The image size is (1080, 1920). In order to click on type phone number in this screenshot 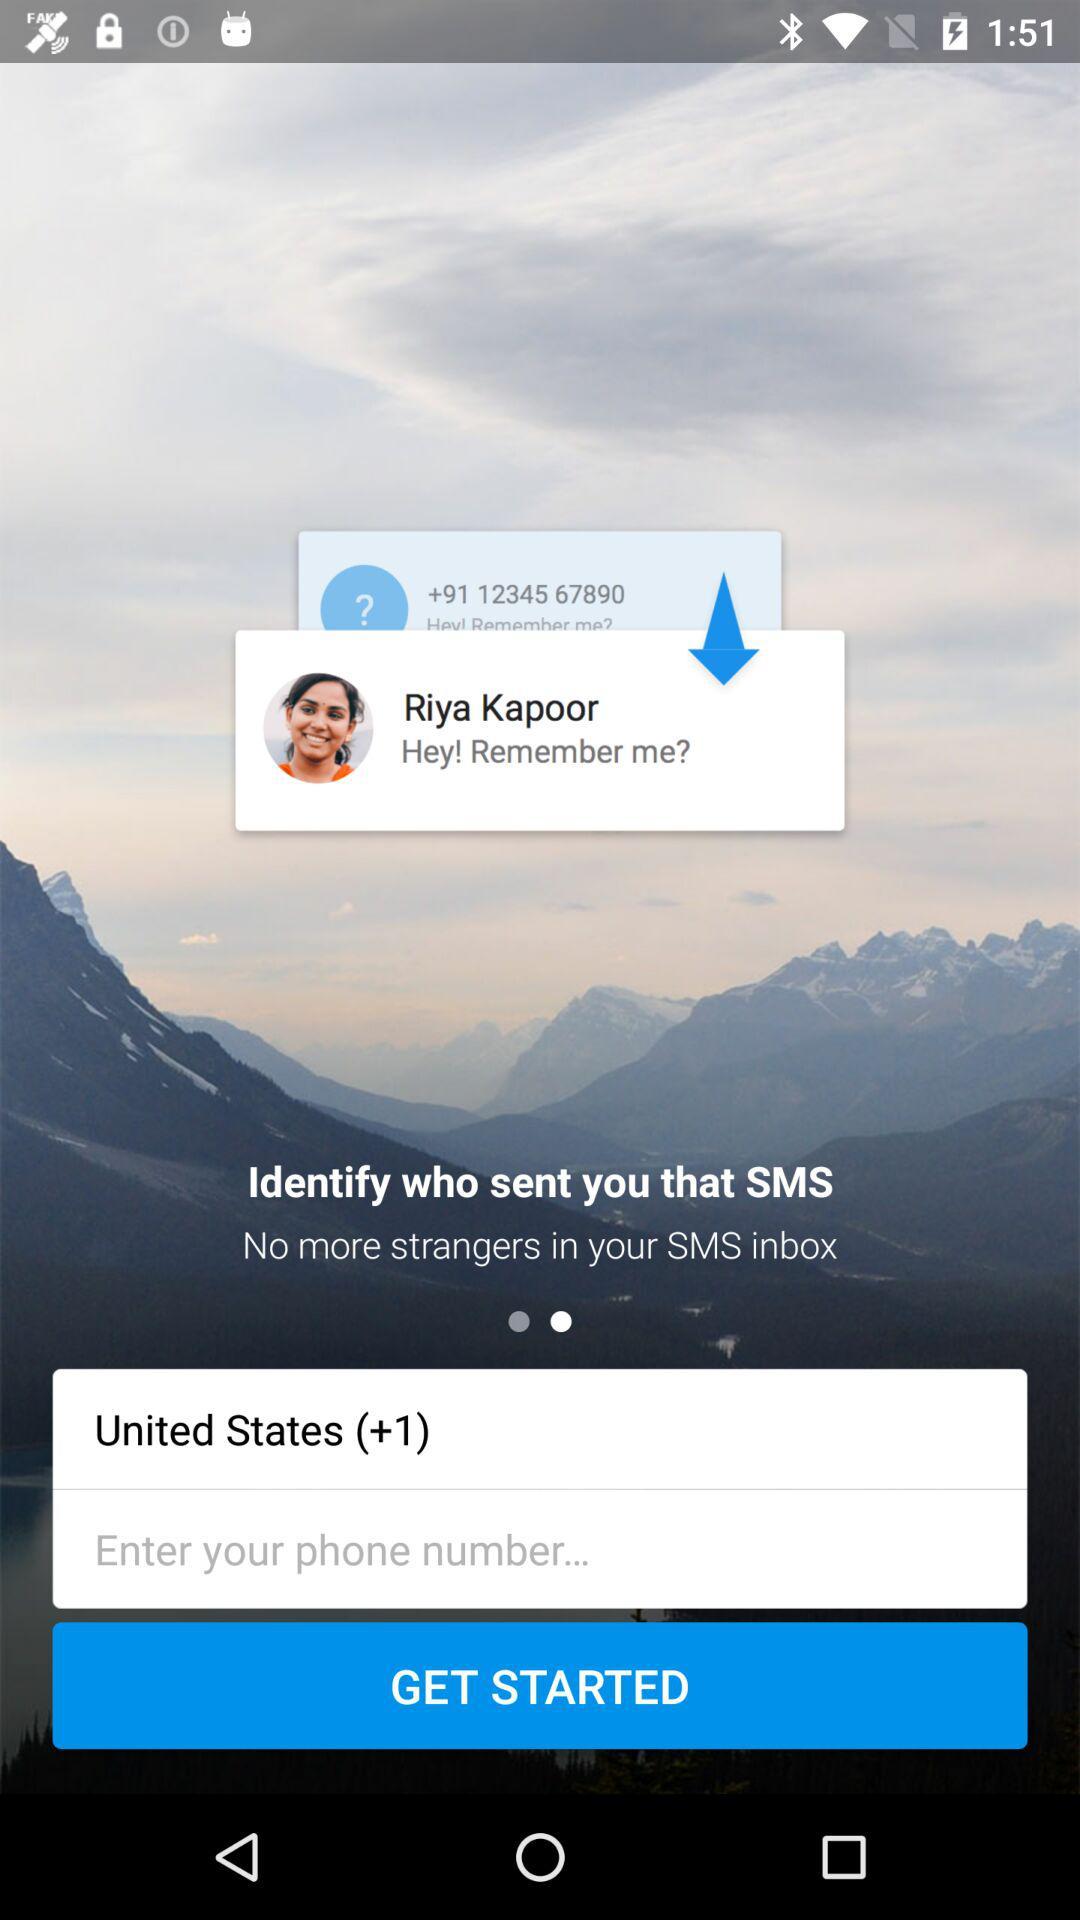, I will do `click(540, 1547)`.